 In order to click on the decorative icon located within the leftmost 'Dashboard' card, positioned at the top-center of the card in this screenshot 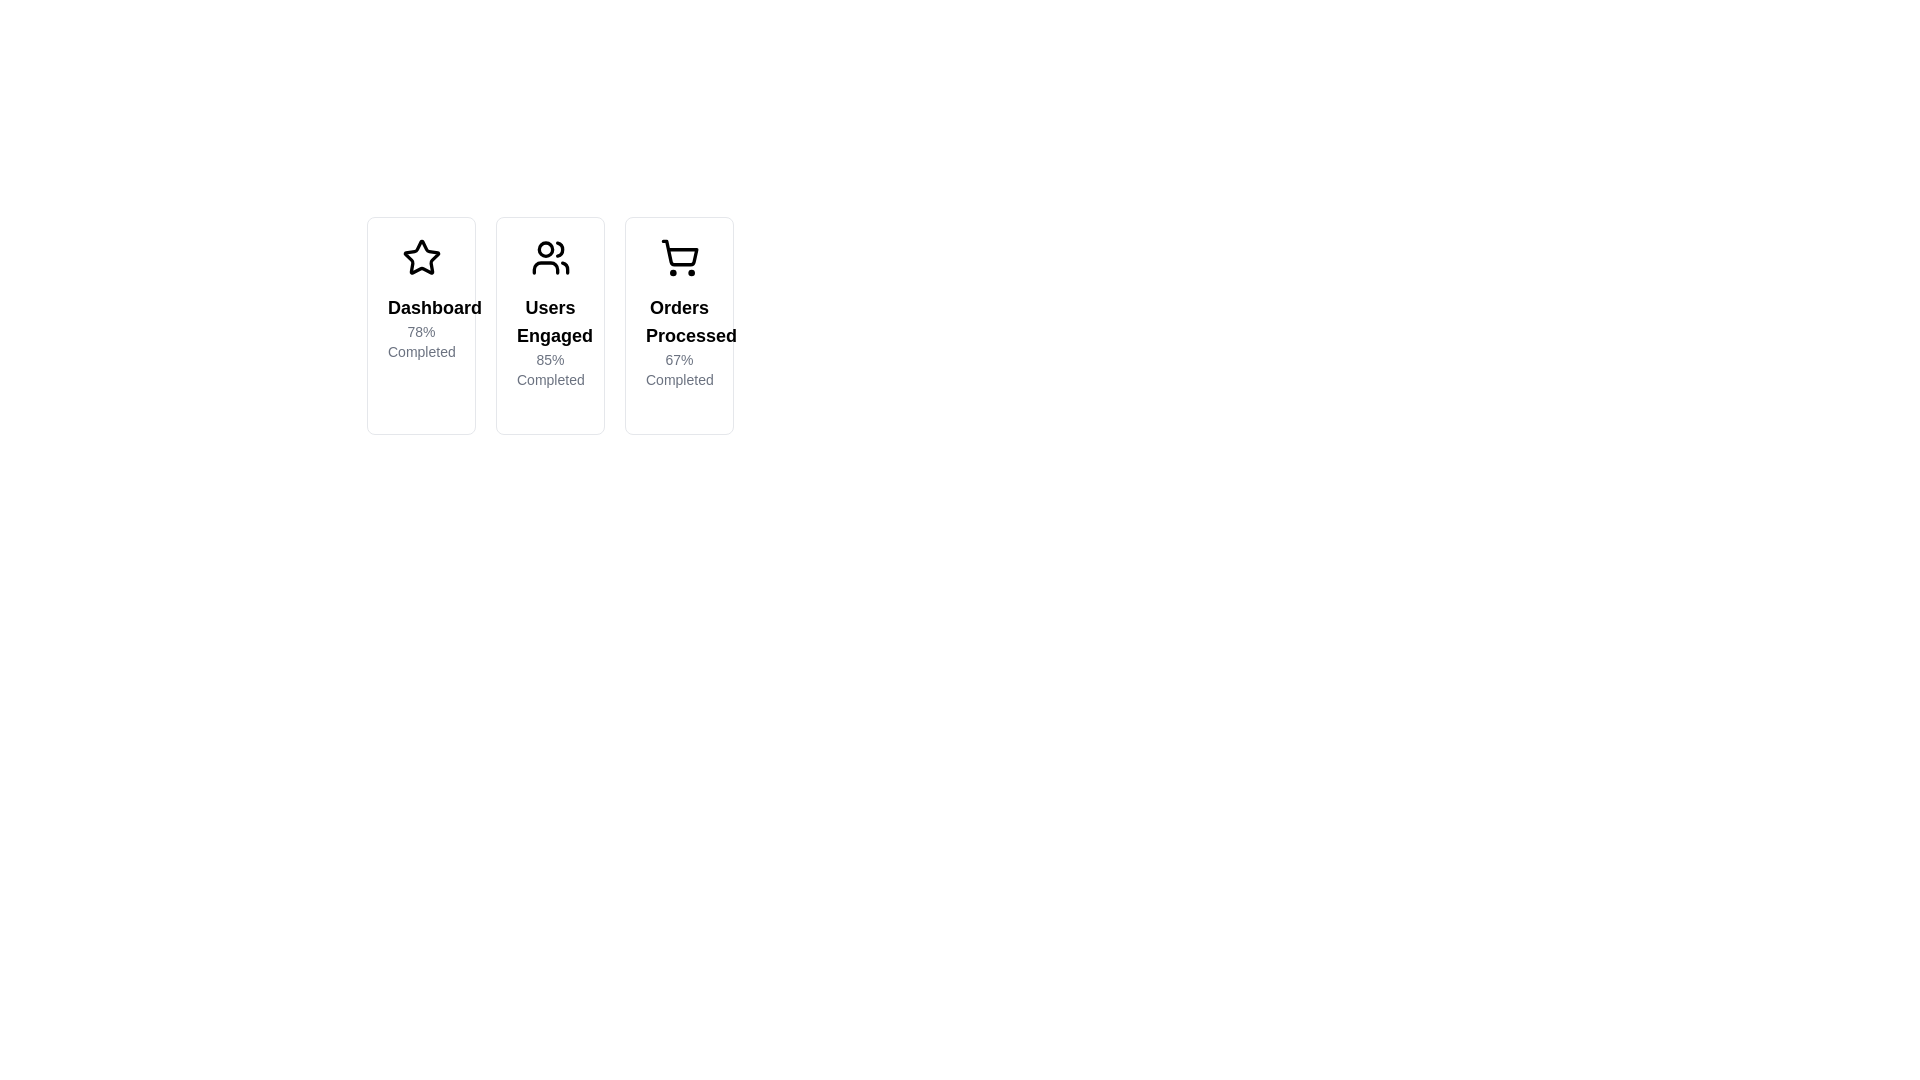, I will do `click(420, 256)`.